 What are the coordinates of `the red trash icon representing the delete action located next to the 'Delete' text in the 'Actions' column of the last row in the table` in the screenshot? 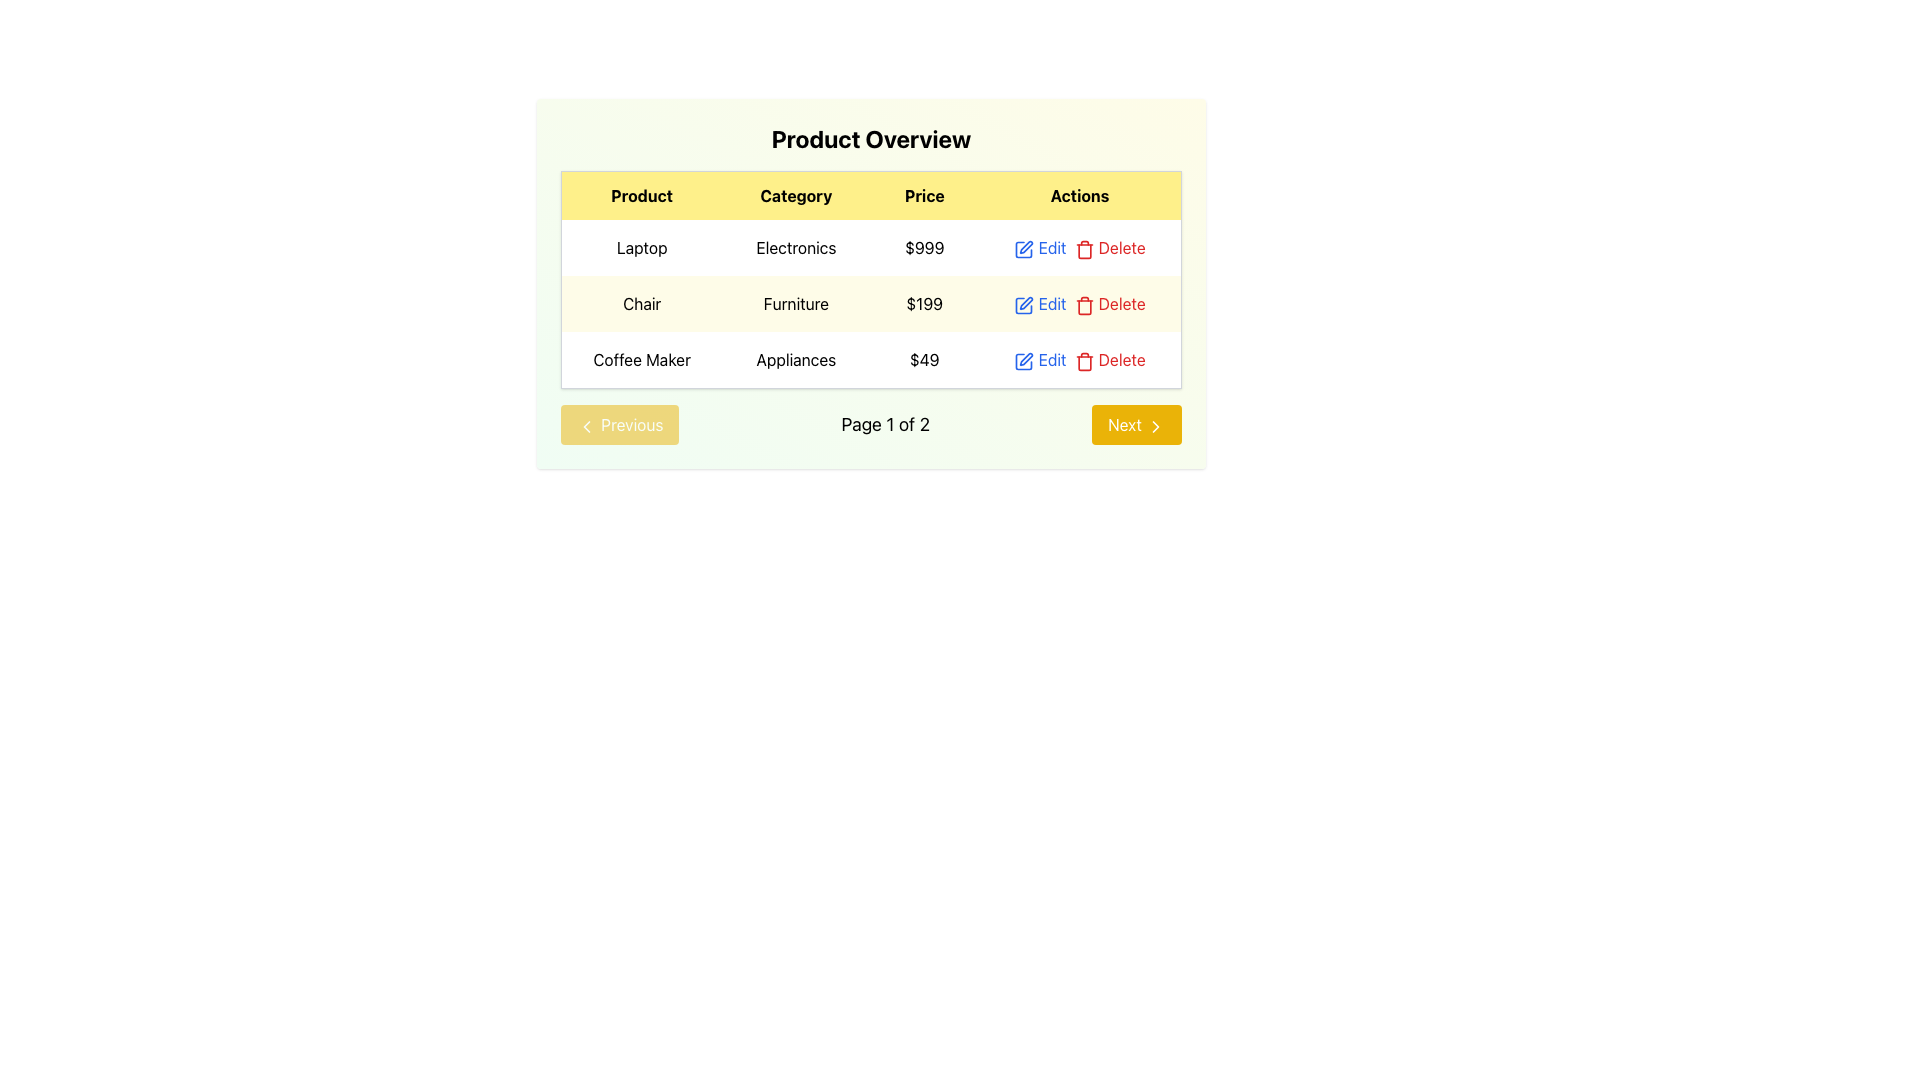 It's located at (1083, 361).